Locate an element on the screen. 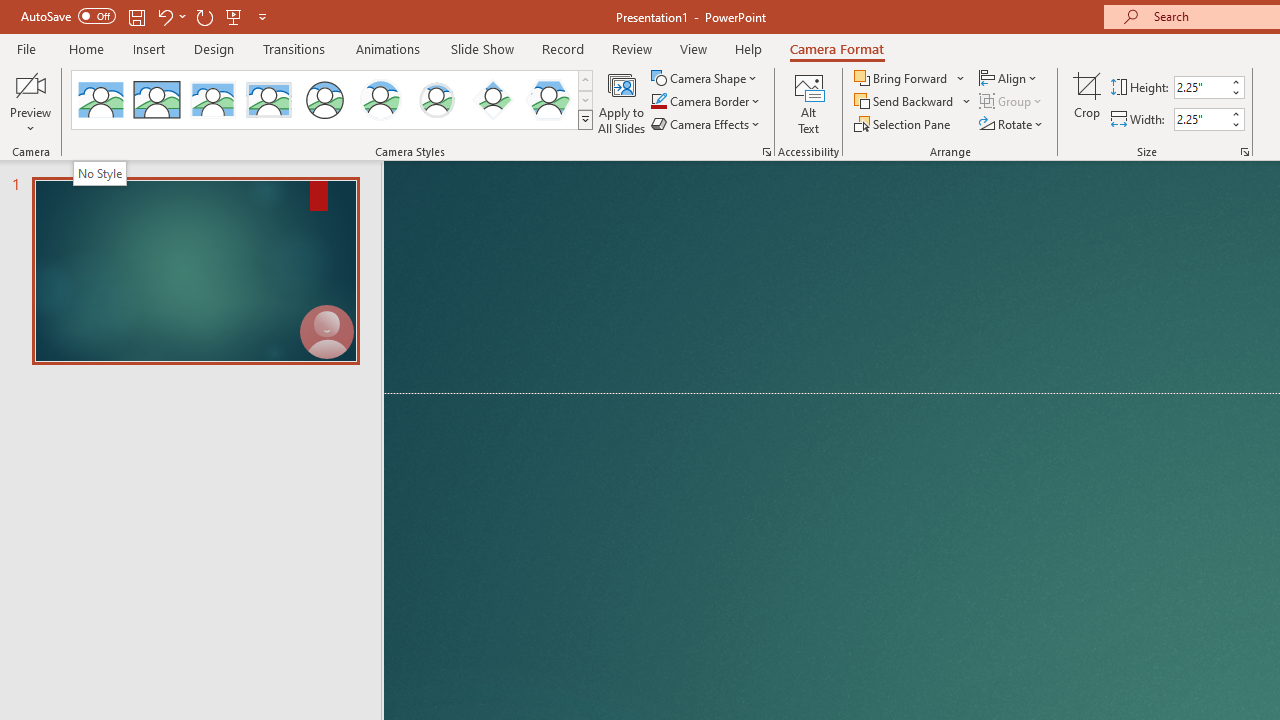  'Camera Styles' is located at coordinates (584, 120).